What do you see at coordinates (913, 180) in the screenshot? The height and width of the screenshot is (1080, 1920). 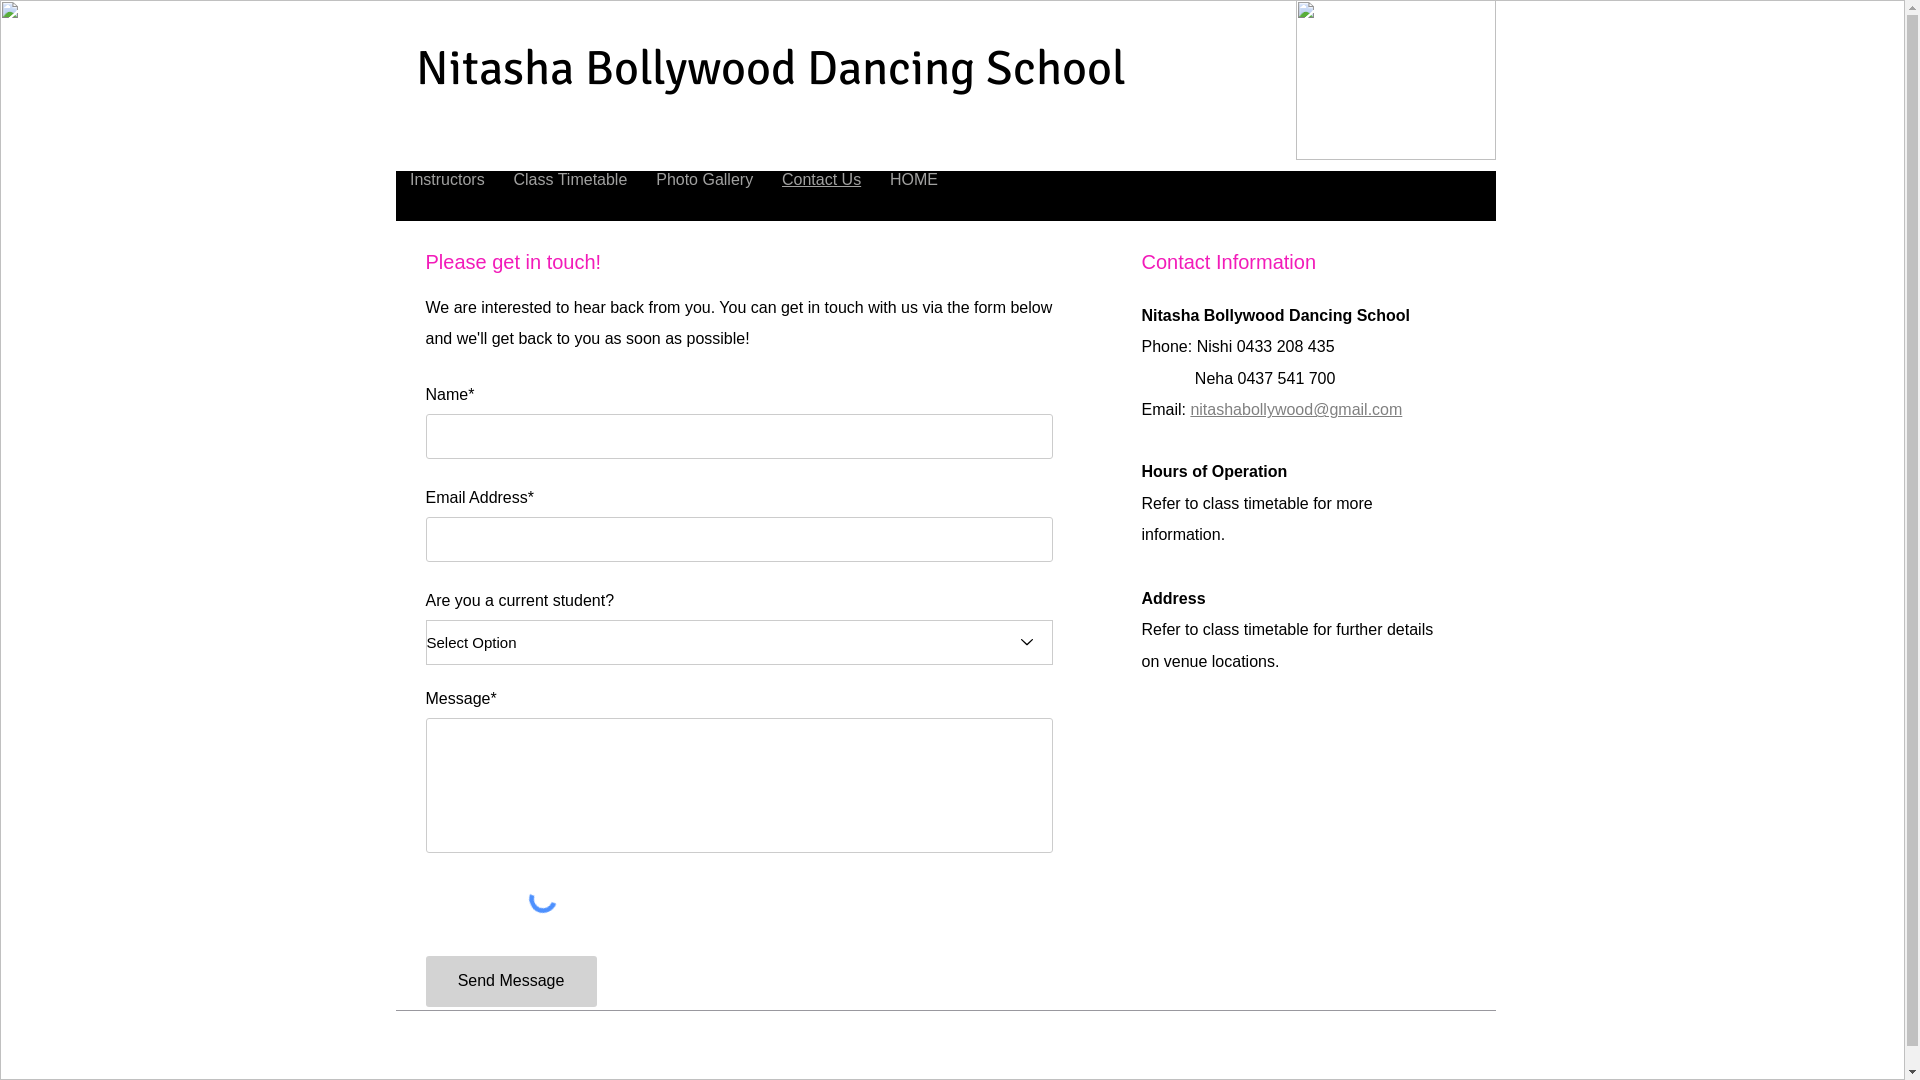 I see `'HOME'` at bounding box center [913, 180].